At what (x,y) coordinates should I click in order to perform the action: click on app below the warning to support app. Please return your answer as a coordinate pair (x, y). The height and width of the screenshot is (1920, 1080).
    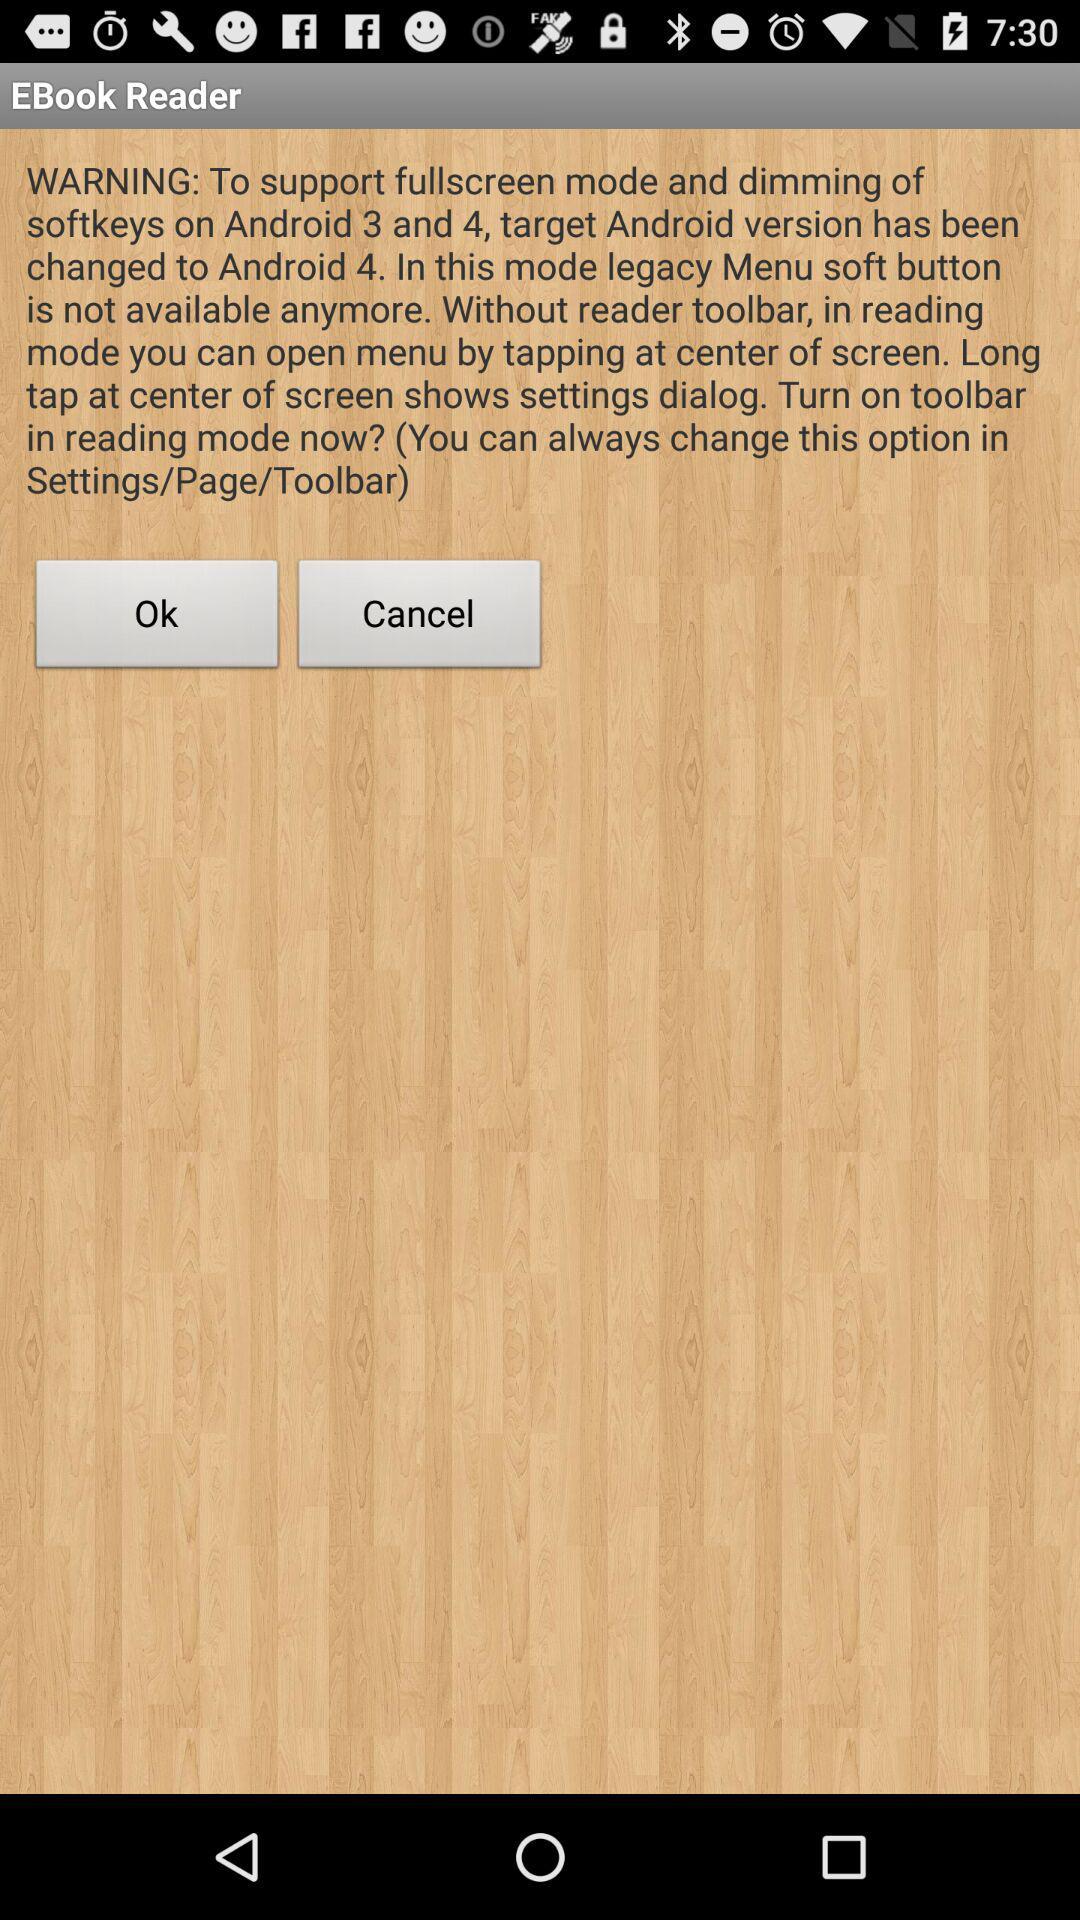
    Looking at the image, I should click on (156, 618).